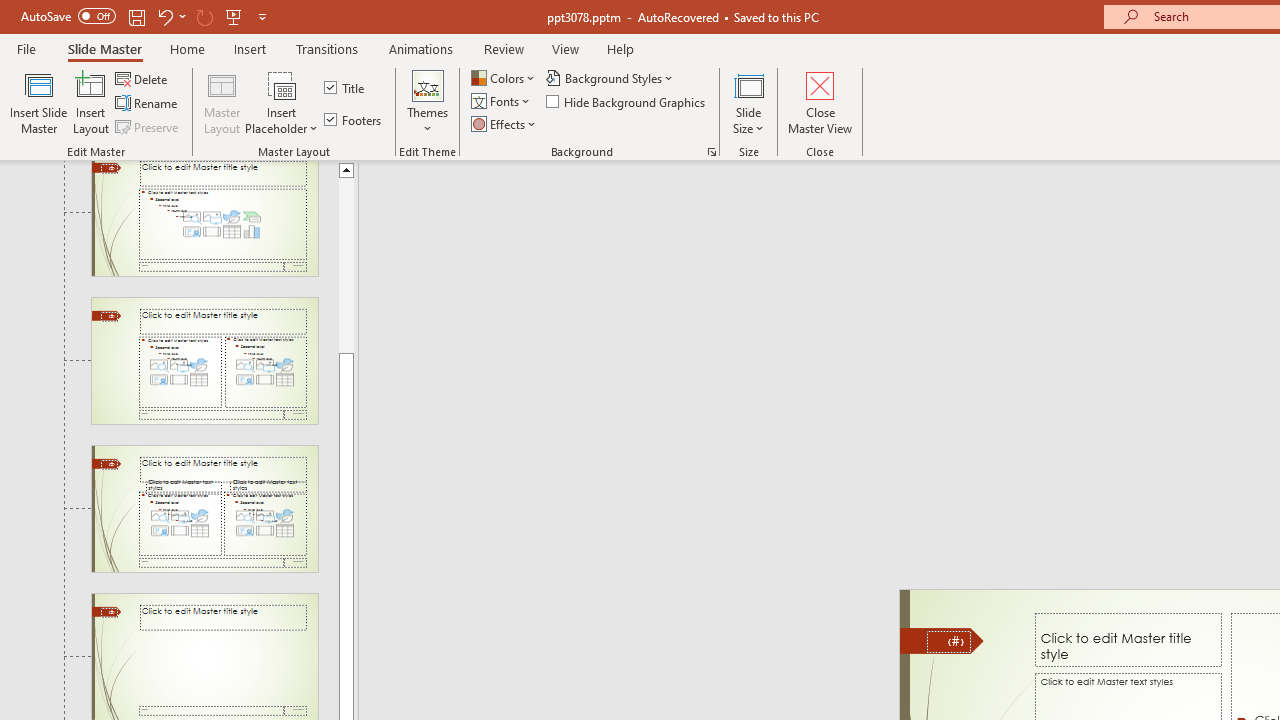 The width and height of the screenshot is (1280, 720). What do you see at coordinates (711, 150) in the screenshot?
I see `'Format Background...'` at bounding box center [711, 150].